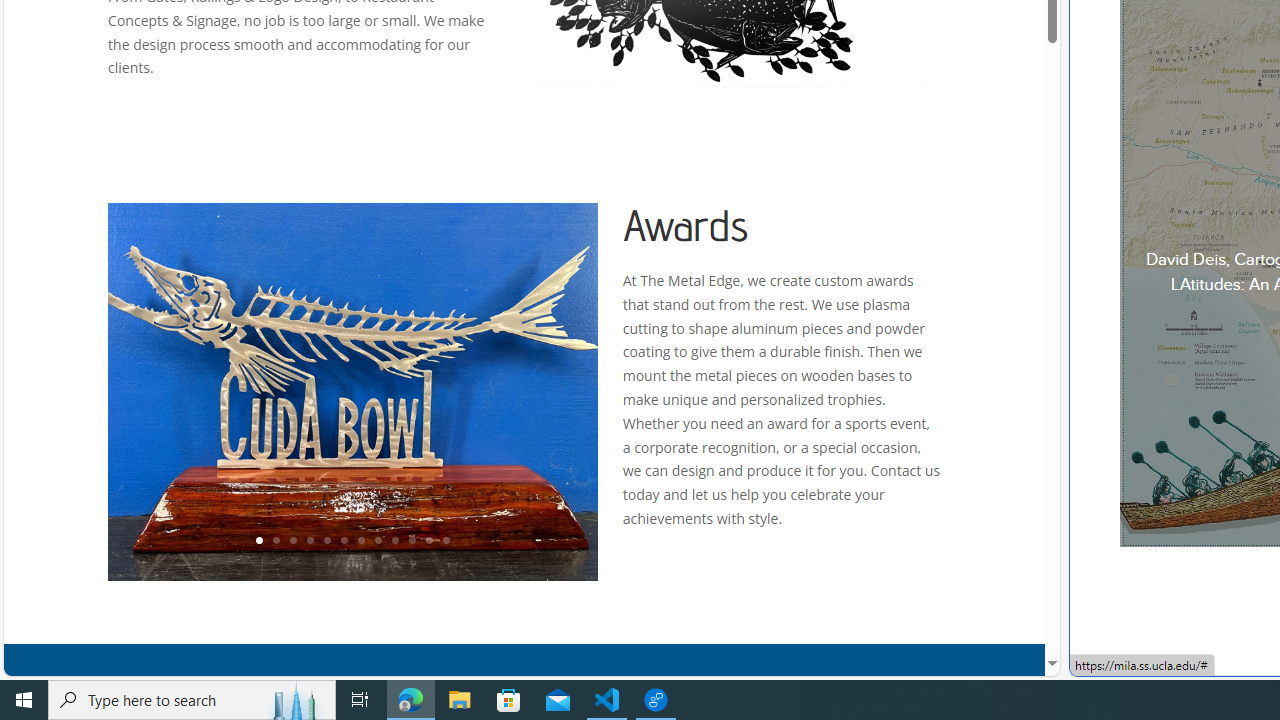  I want to click on '4', so click(308, 541).